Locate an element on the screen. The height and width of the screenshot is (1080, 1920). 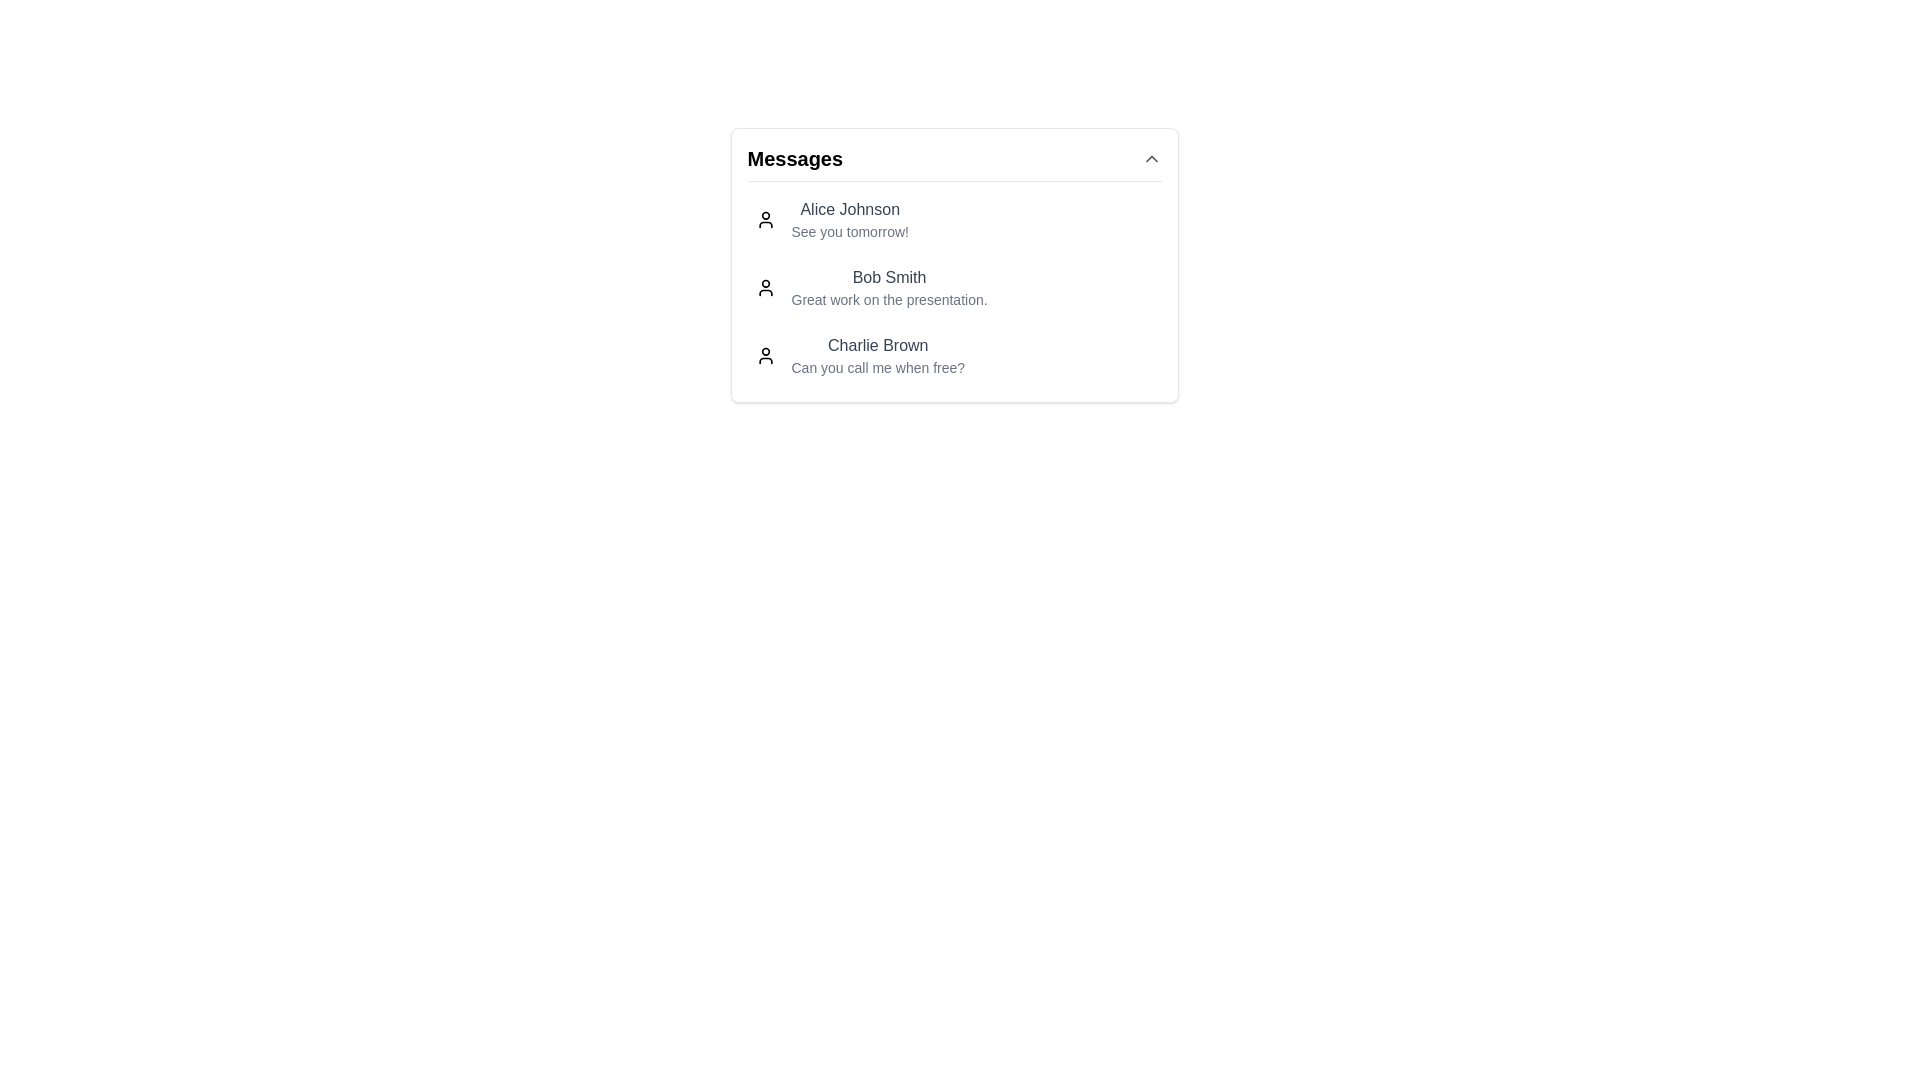
the static text label displaying 'Can you call me when free?' which is located below the name 'Charlie Brown' in the 'Messages' section is located at coordinates (878, 367).